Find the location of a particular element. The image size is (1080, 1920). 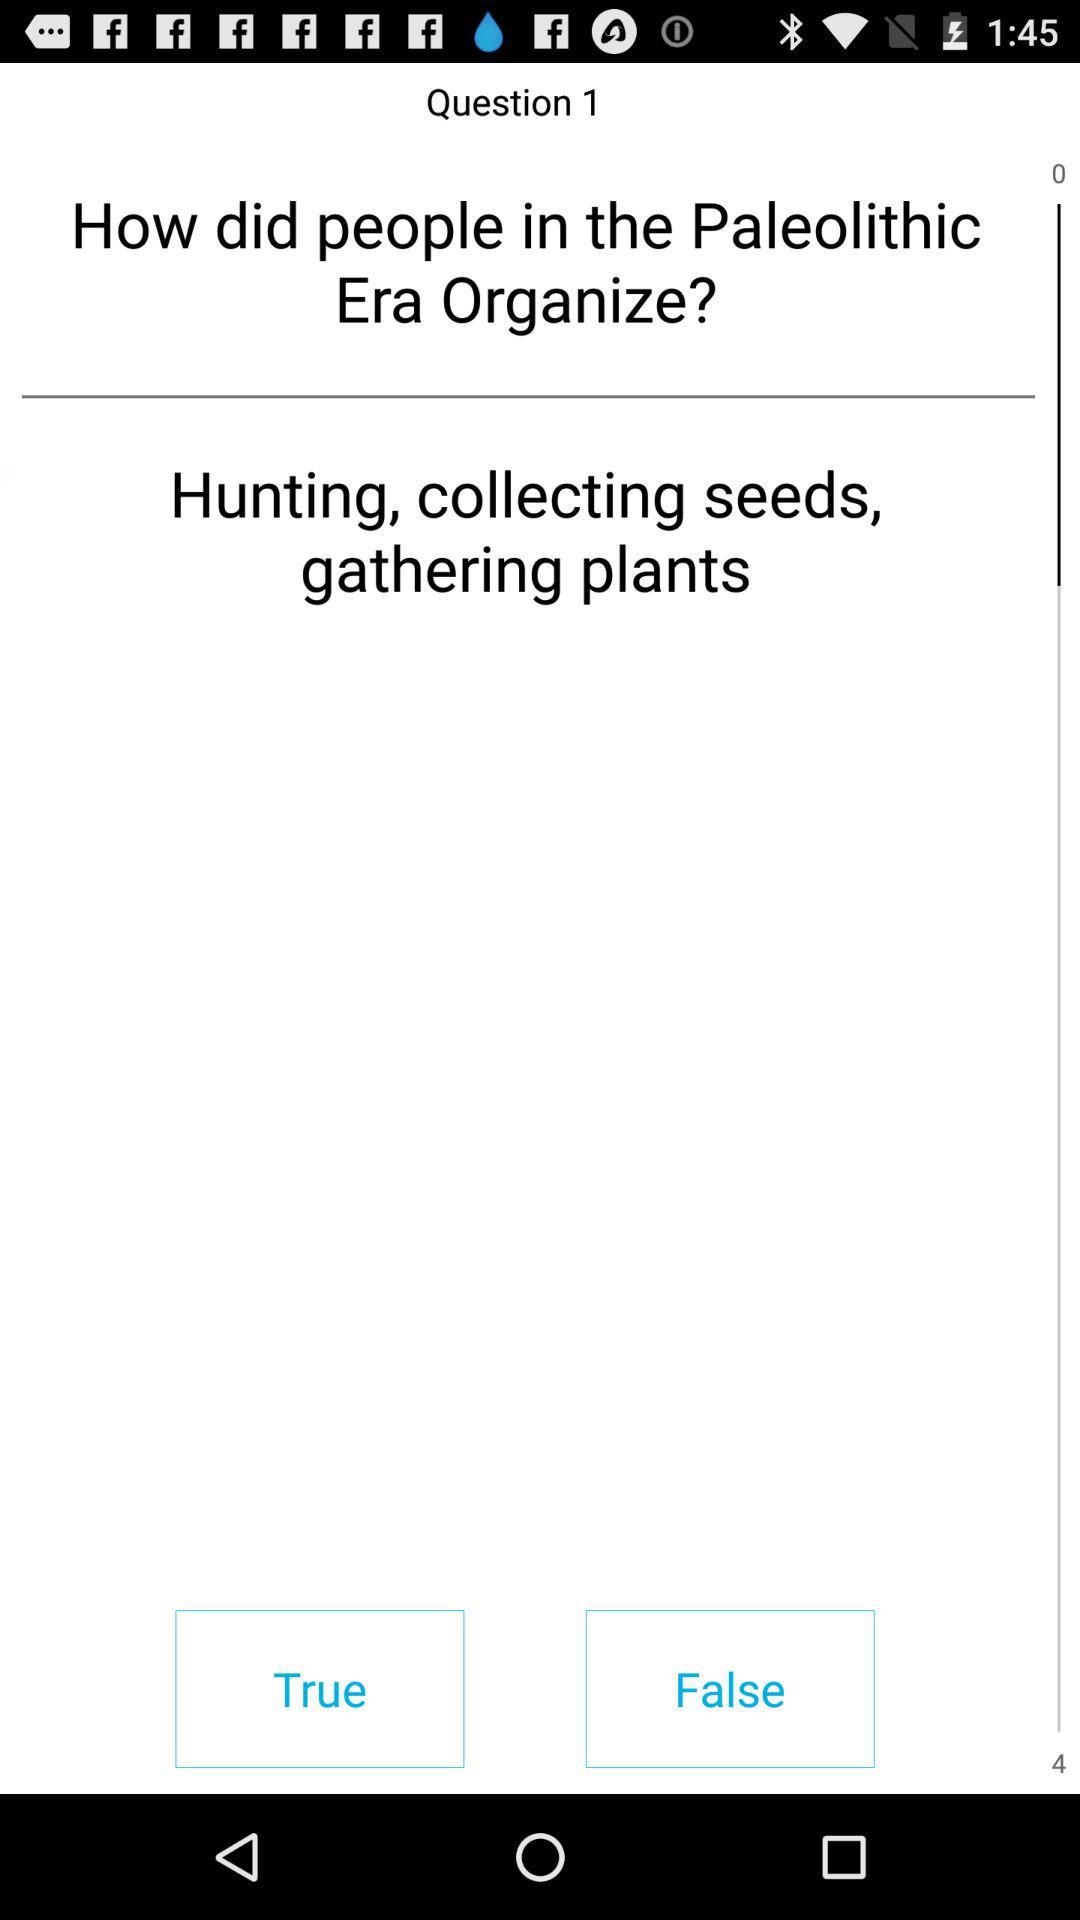

item next to the hunting collecting seeds item is located at coordinates (1058, 775).